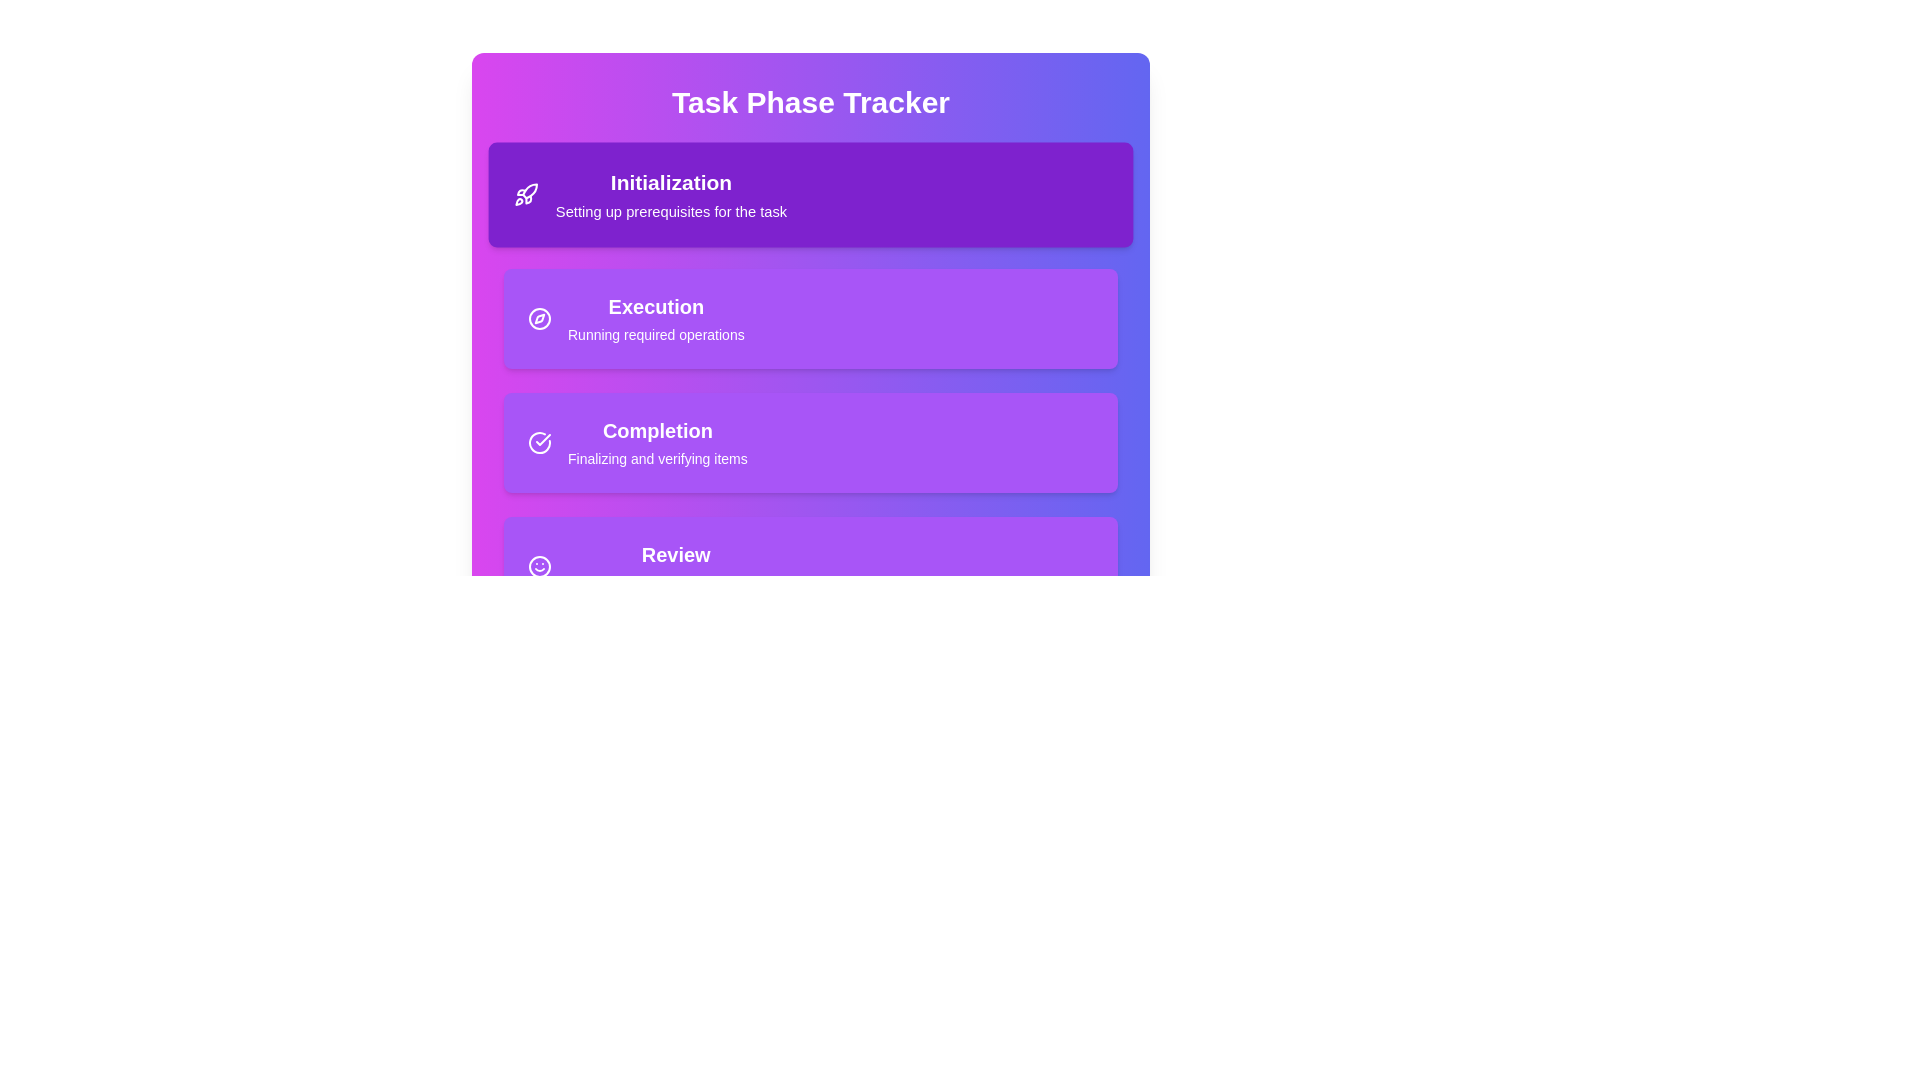 The height and width of the screenshot is (1080, 1920). I want to click on the Informational card with a purple background containing a smiley icon and the text 'Review', located below the 'Completion' card in the Task Phase Tracker, so click(811, 567).